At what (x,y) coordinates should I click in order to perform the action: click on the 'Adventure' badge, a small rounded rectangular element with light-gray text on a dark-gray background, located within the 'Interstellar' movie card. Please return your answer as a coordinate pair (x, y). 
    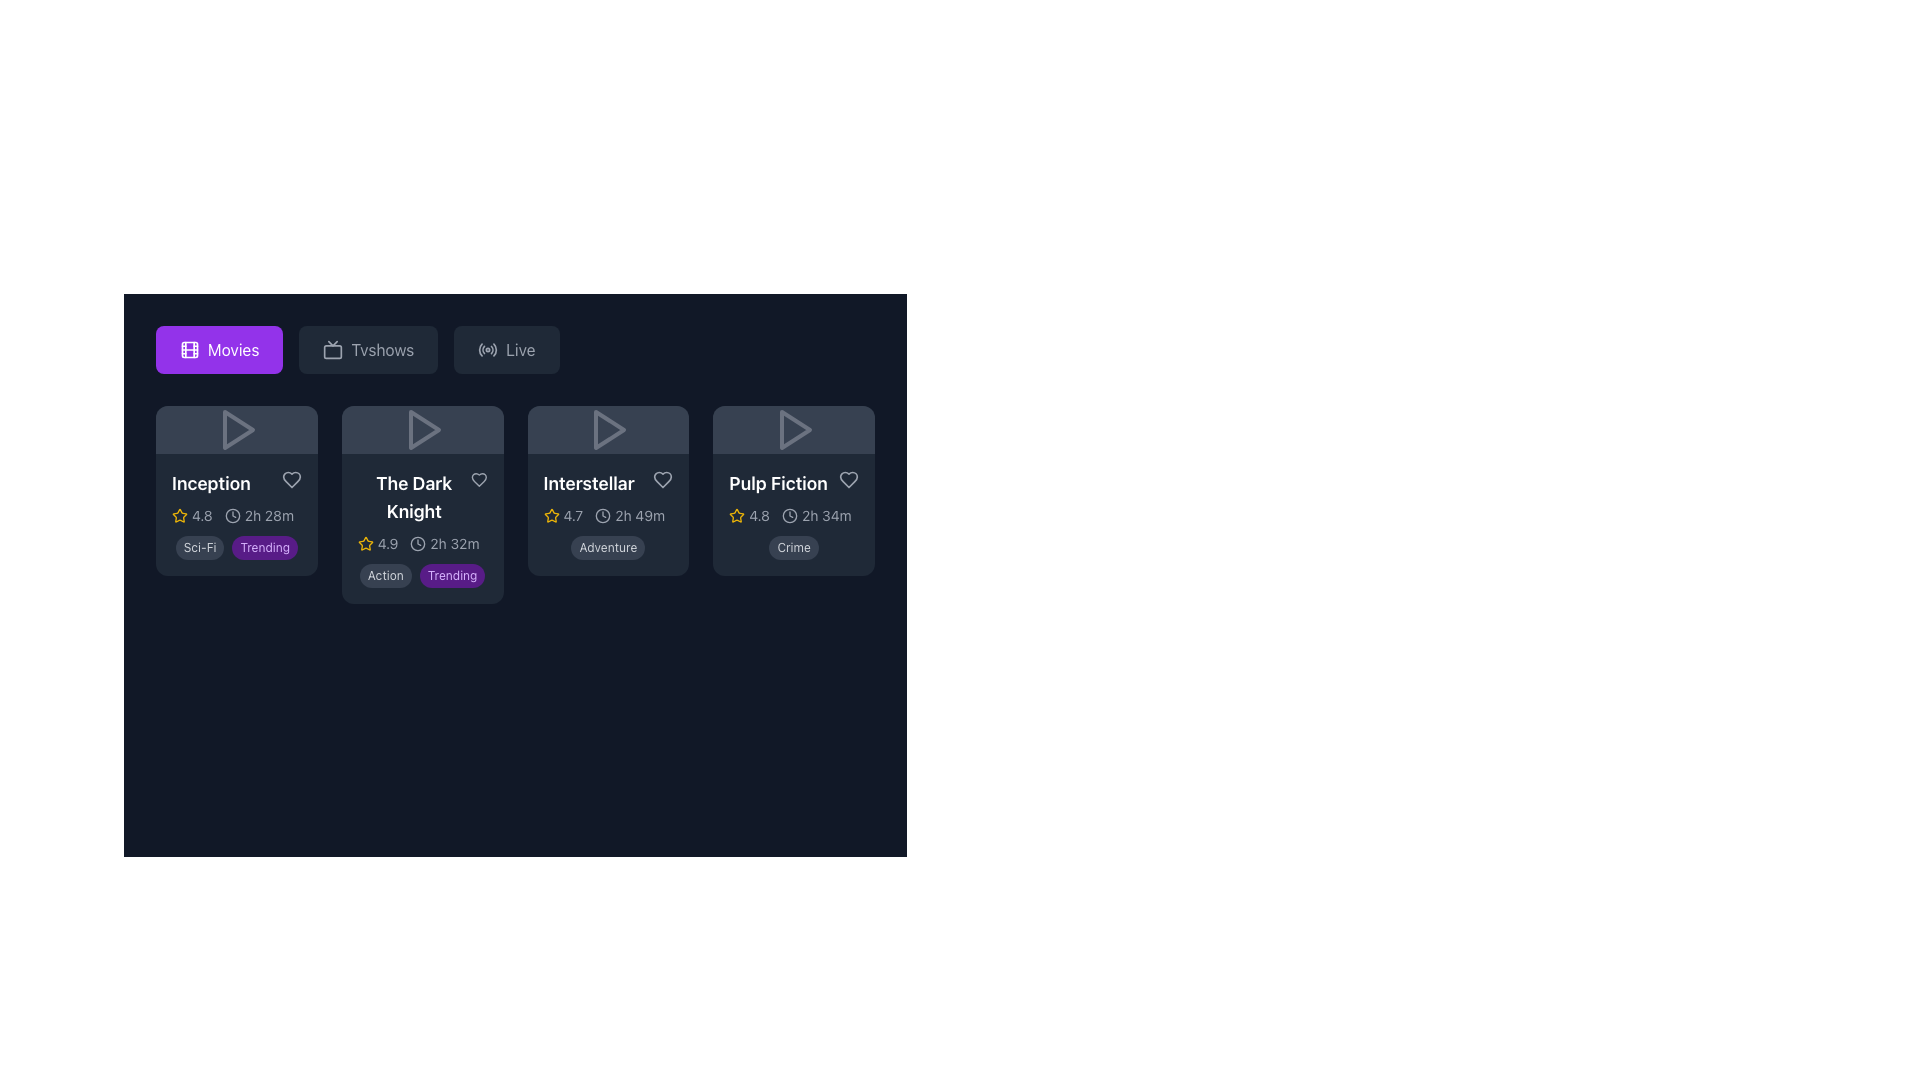
    Looking at the image, I should click on (607, 547).